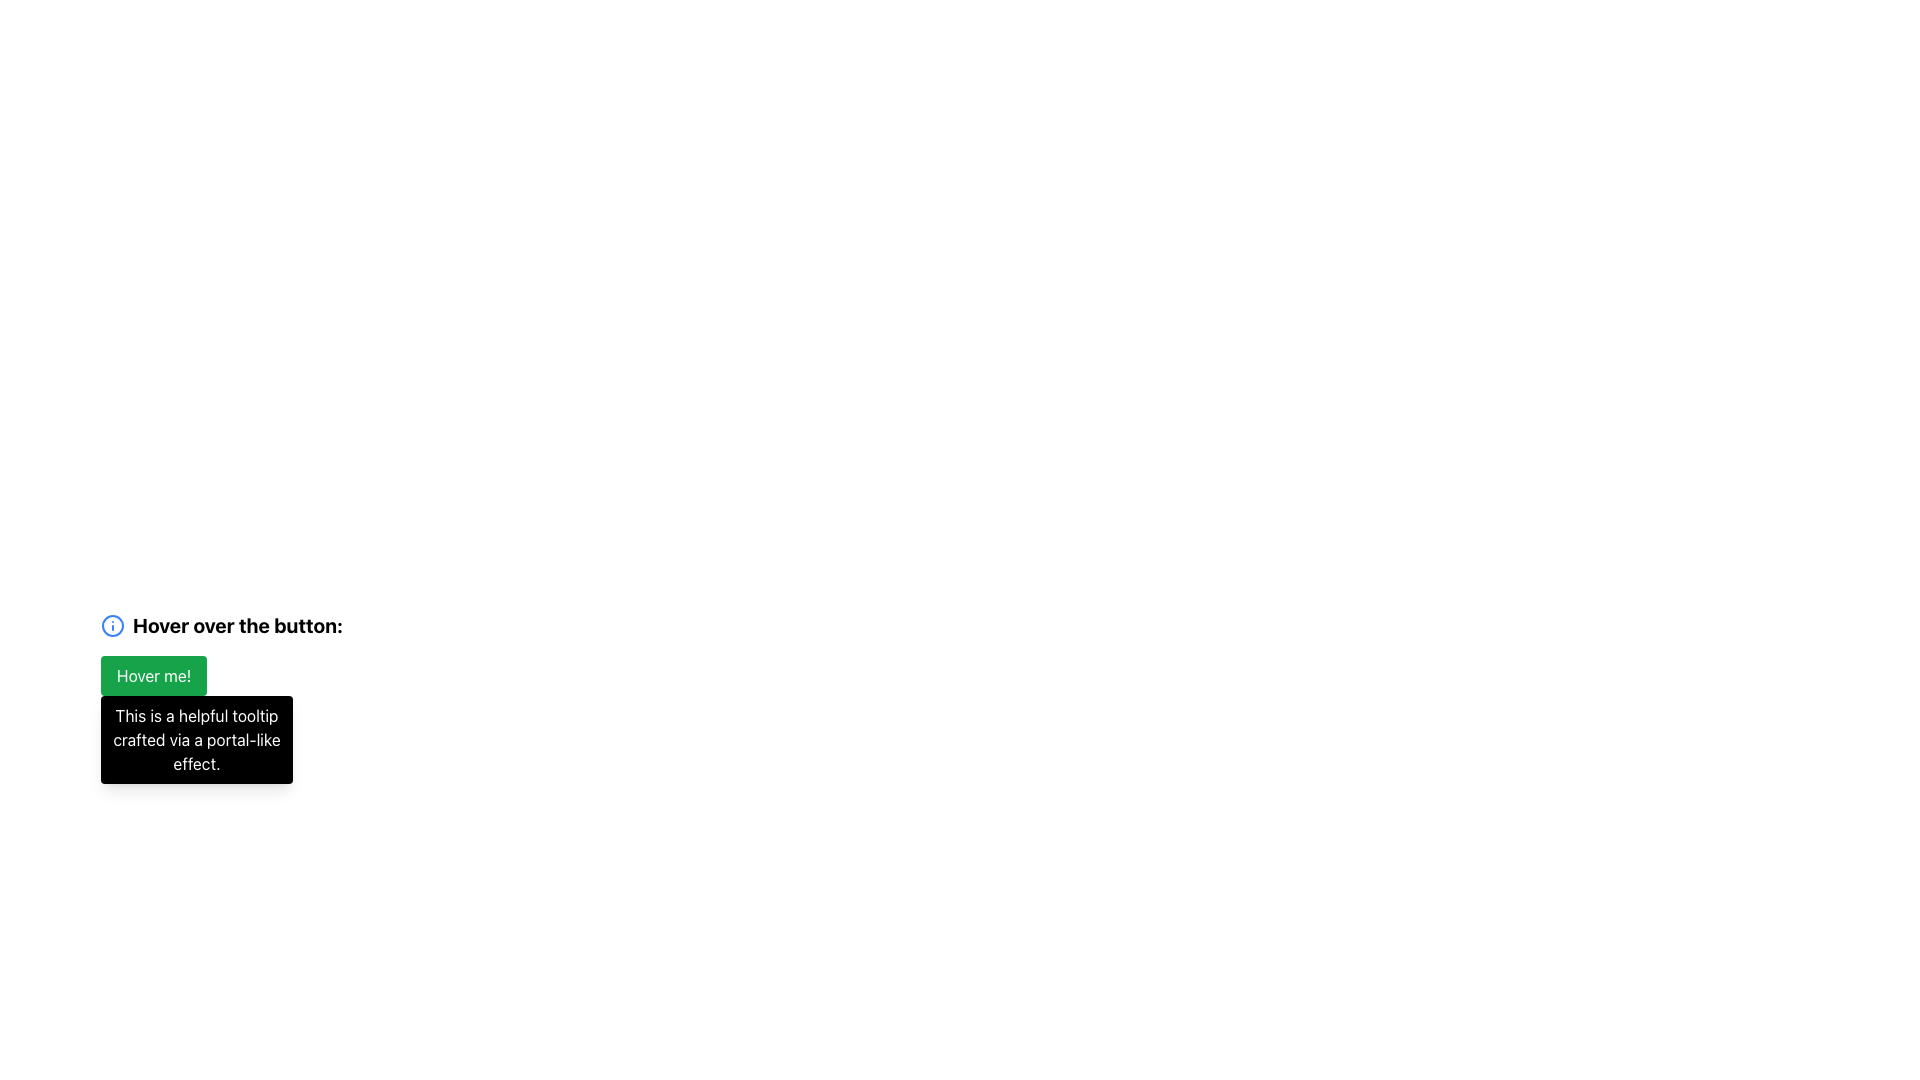 Image resolution: width=1920 pixels, height=1080 pixels. What do you see at coordinates (153, 675) in the screenshot?
I see `the tooltip trigger button located centered horizontally below the instruction label, which displays detailed information in a tooltip when hovered` at bounding box center [153, 675].